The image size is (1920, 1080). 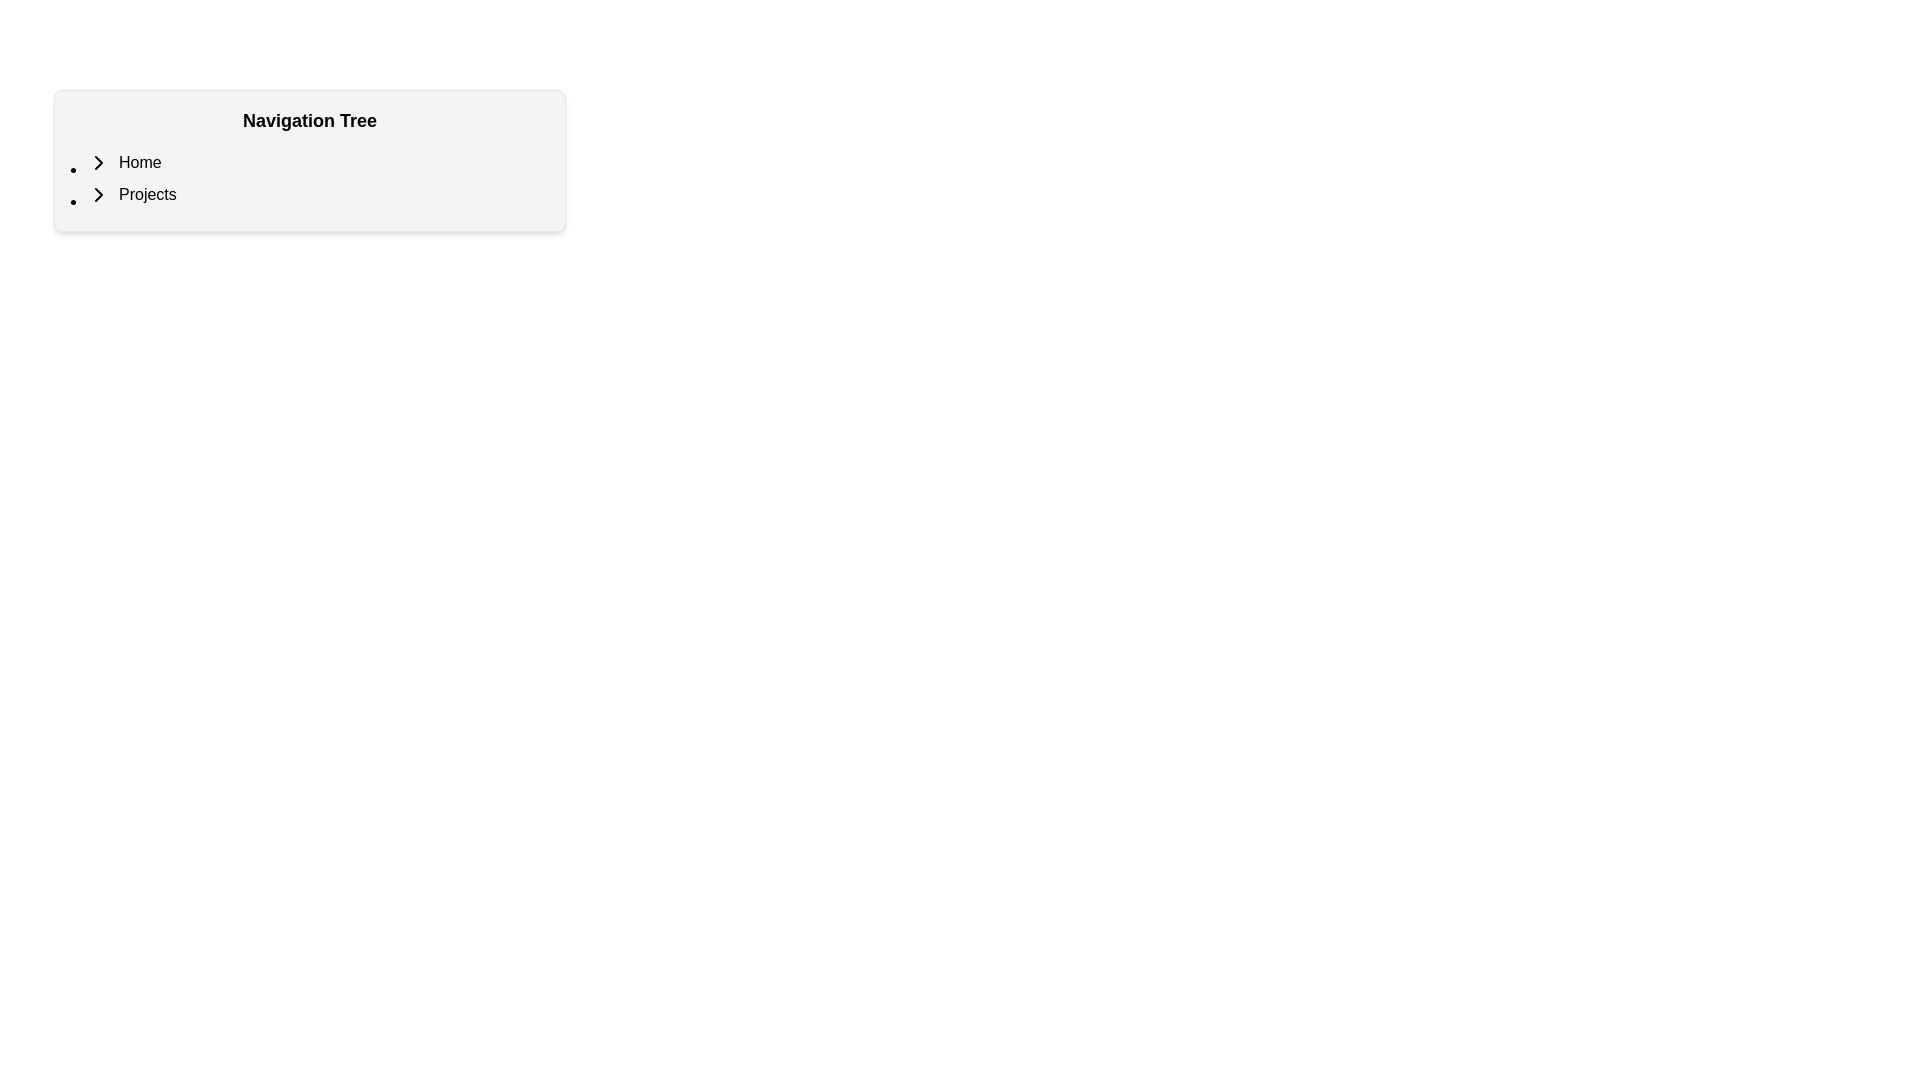 What do you see at coordinates (98, 161) in the screenshot?
I see `the expandable/collapsible button located to the immediate left of the 'Home' text in the navigation tree` at bounding box center [98, 161].